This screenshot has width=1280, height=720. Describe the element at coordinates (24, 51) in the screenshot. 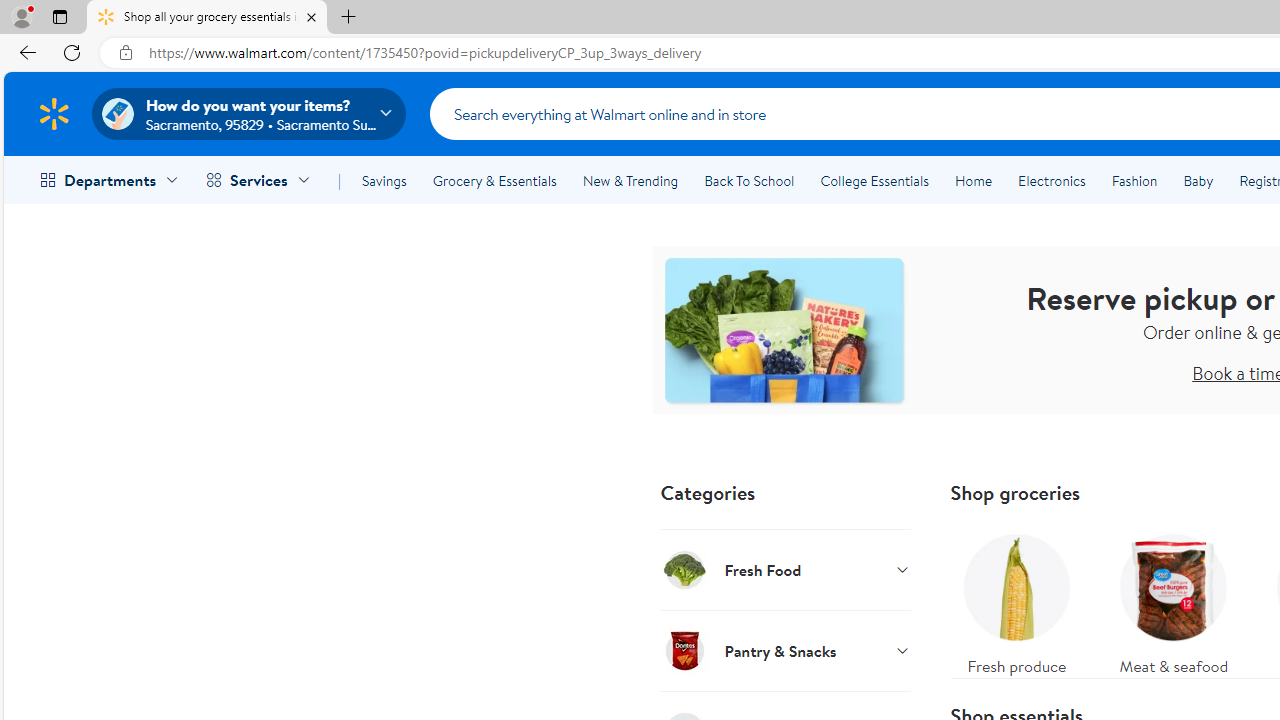

I see `'Back'` at that location.